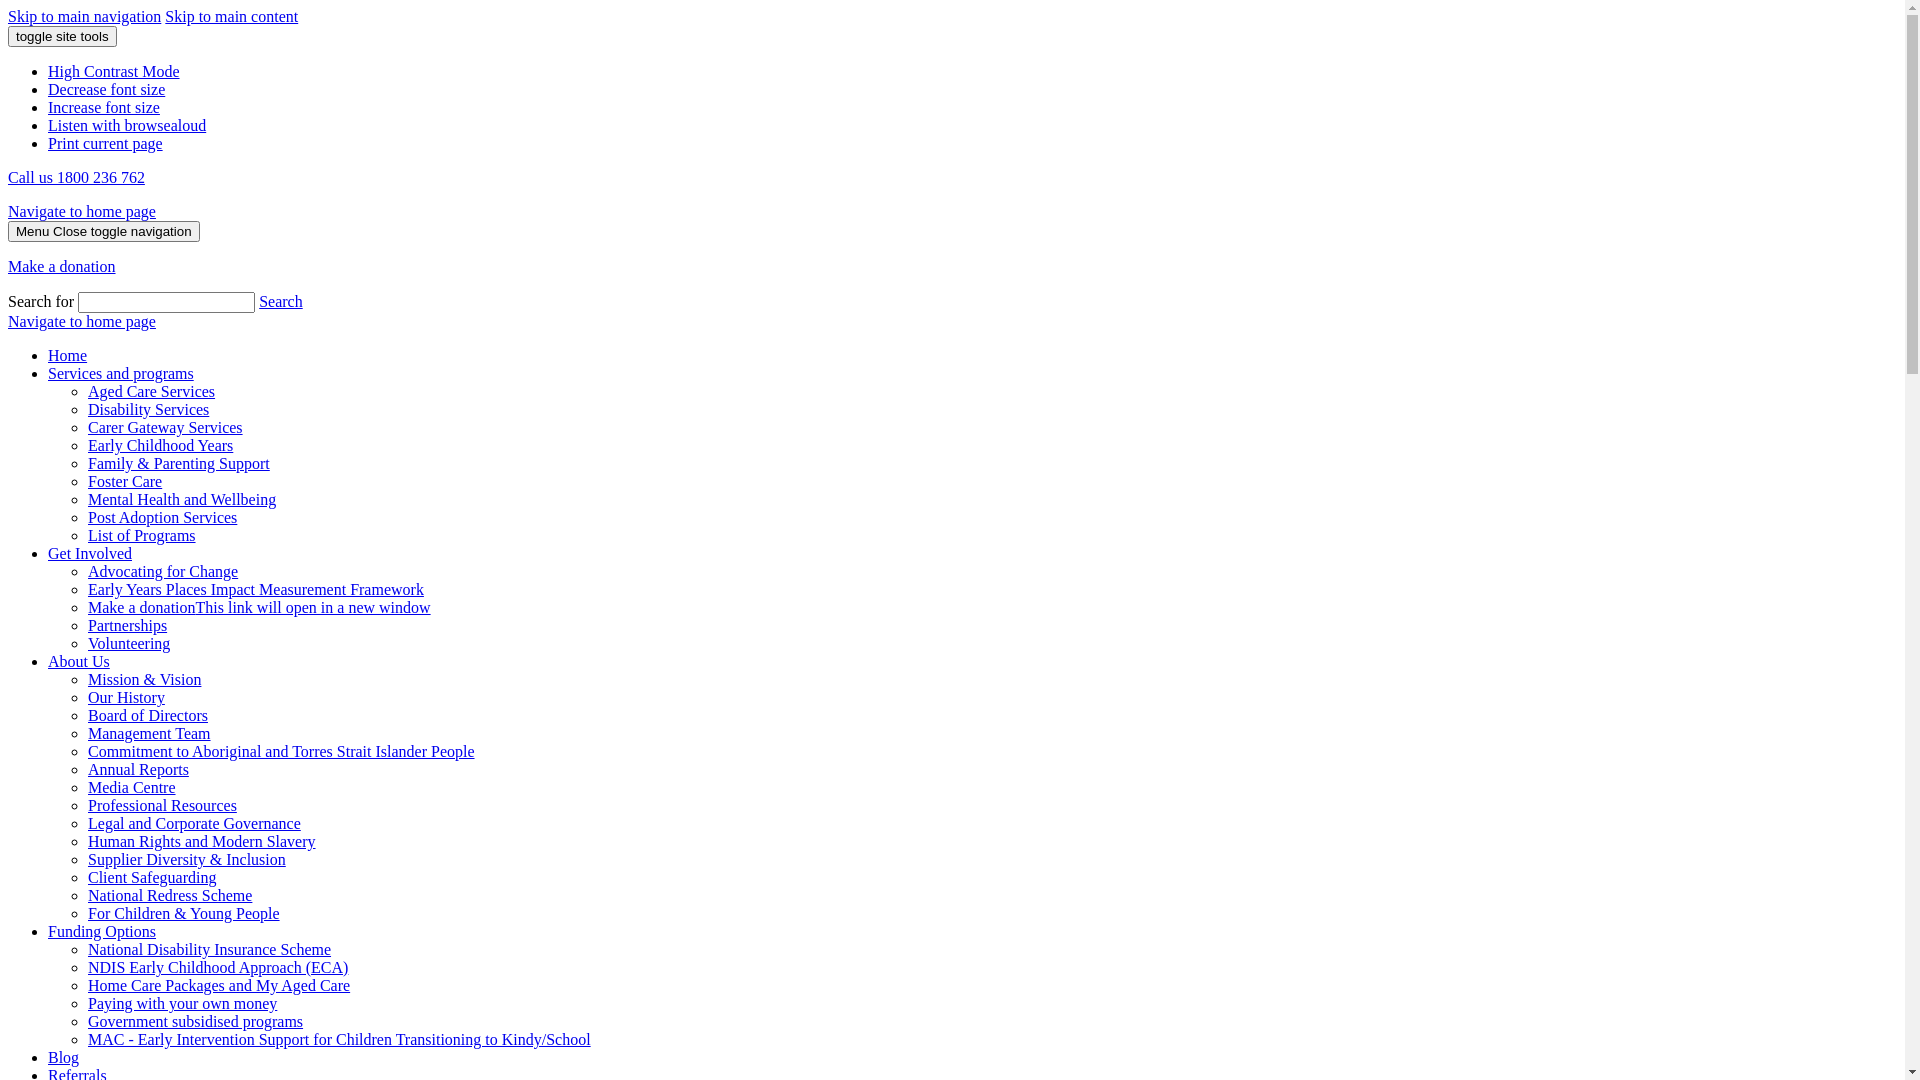 The image size is (1920, 1080). What do you see at coordinates (100, 931) in the screenshot?
I see `'Funding Options'` at bounding box center [100, 931].